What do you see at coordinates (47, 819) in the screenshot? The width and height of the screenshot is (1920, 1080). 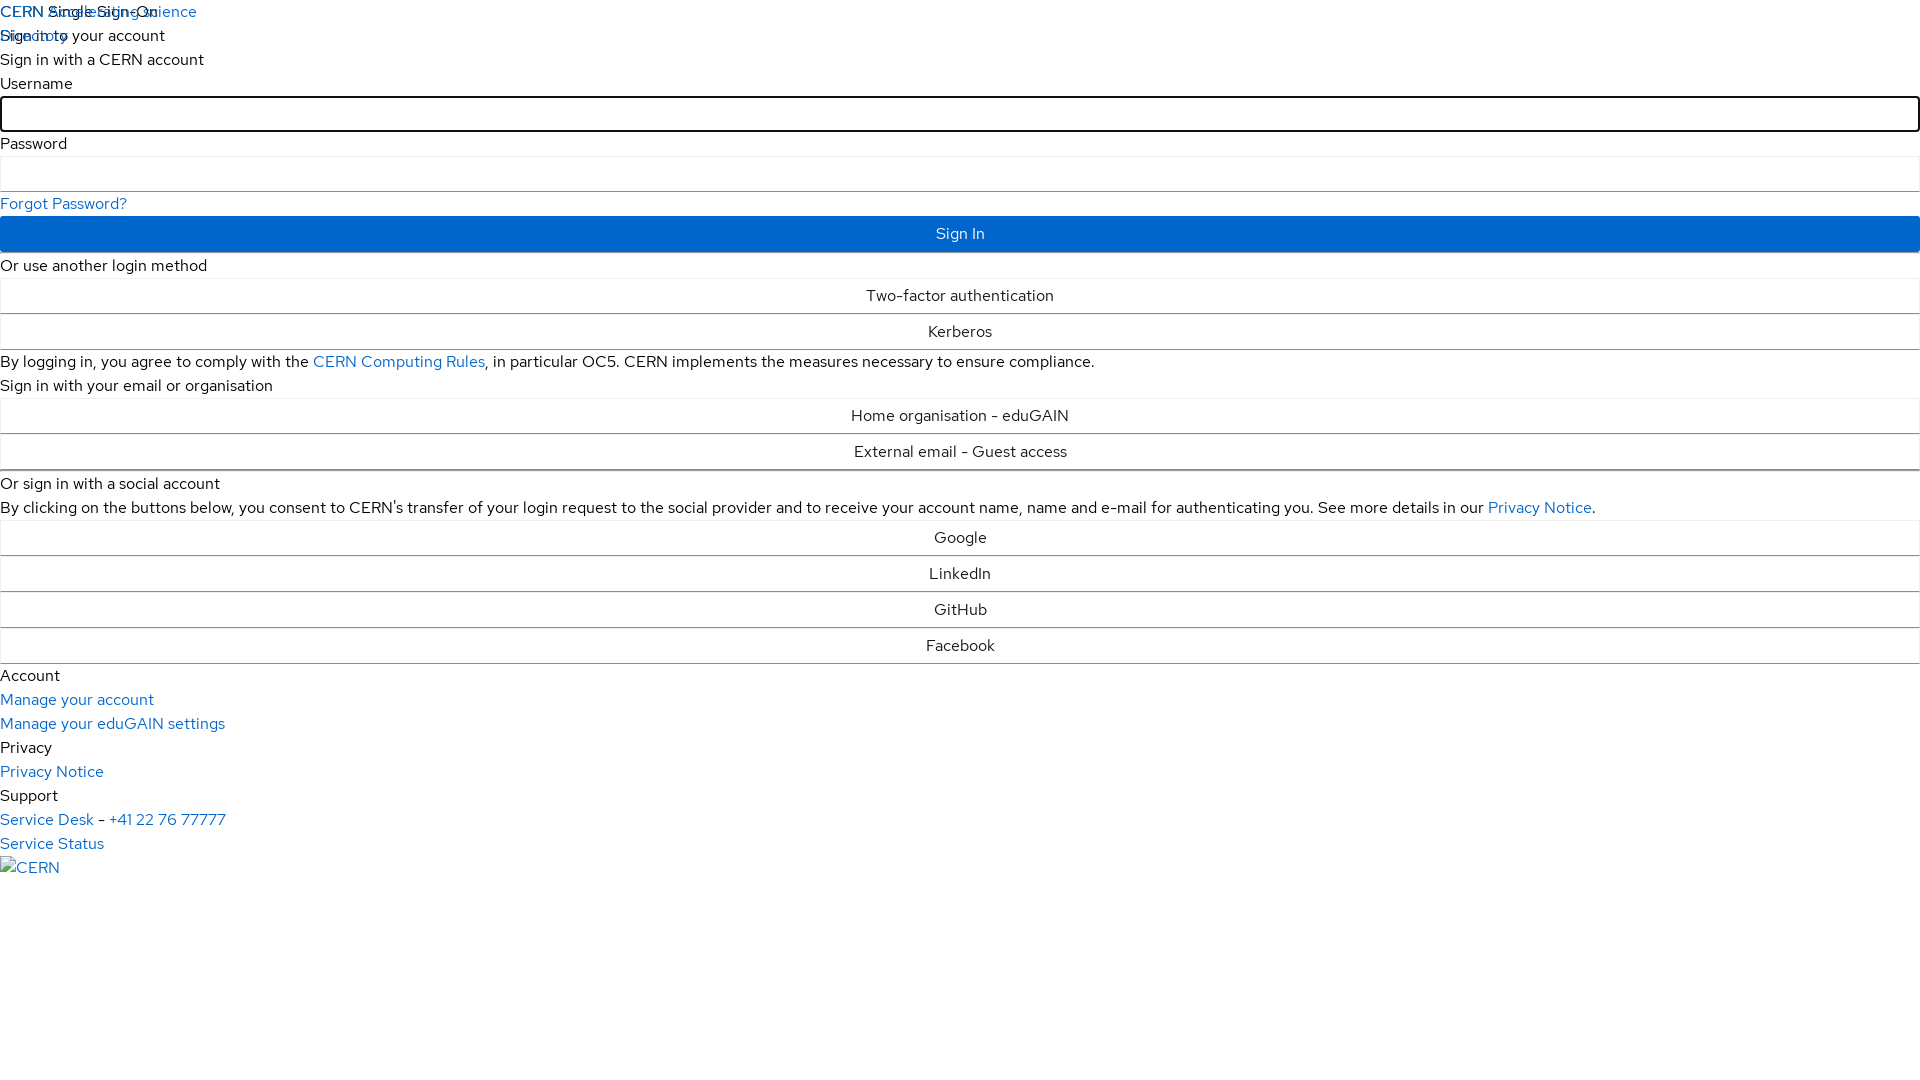 I see `'Service Desk'` at bounding box center [47, 819].